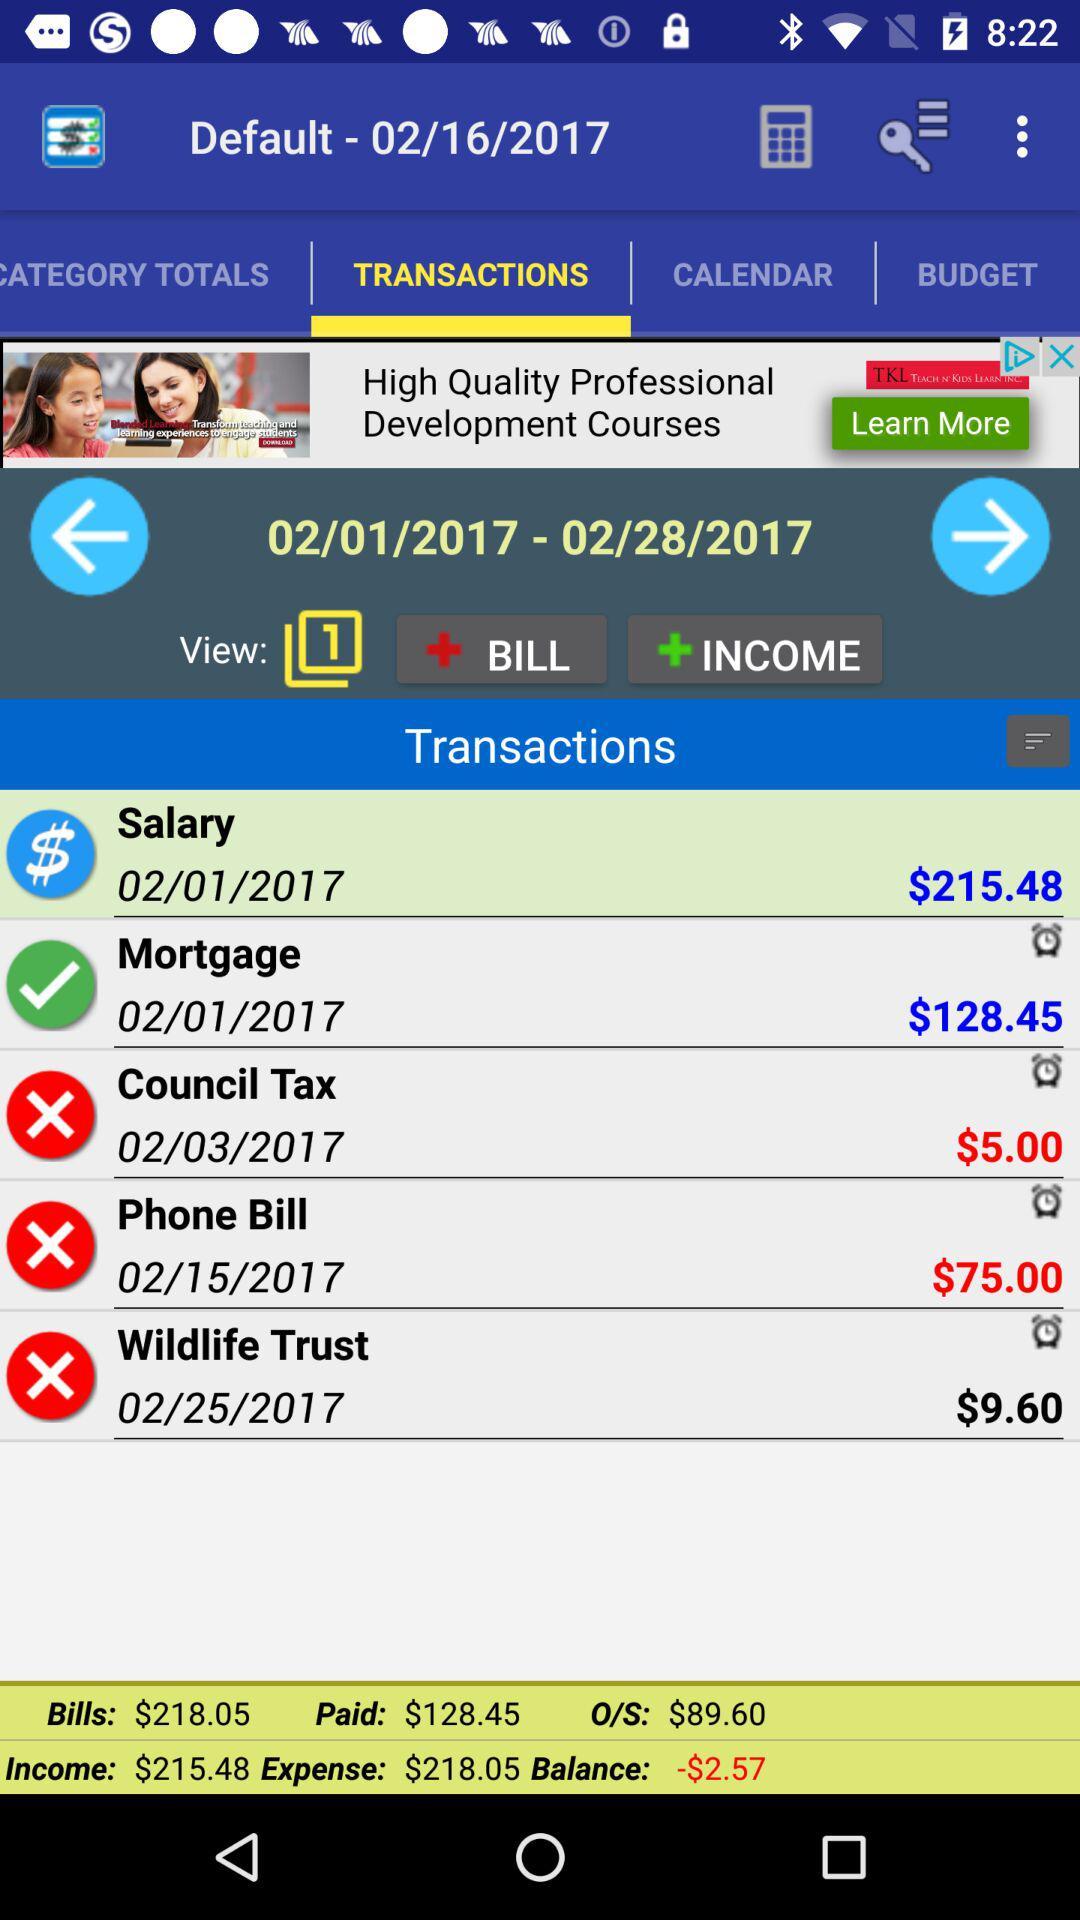  Describe the element at coordinates (1036, 739) in the screenshot. I see `information` at that location.